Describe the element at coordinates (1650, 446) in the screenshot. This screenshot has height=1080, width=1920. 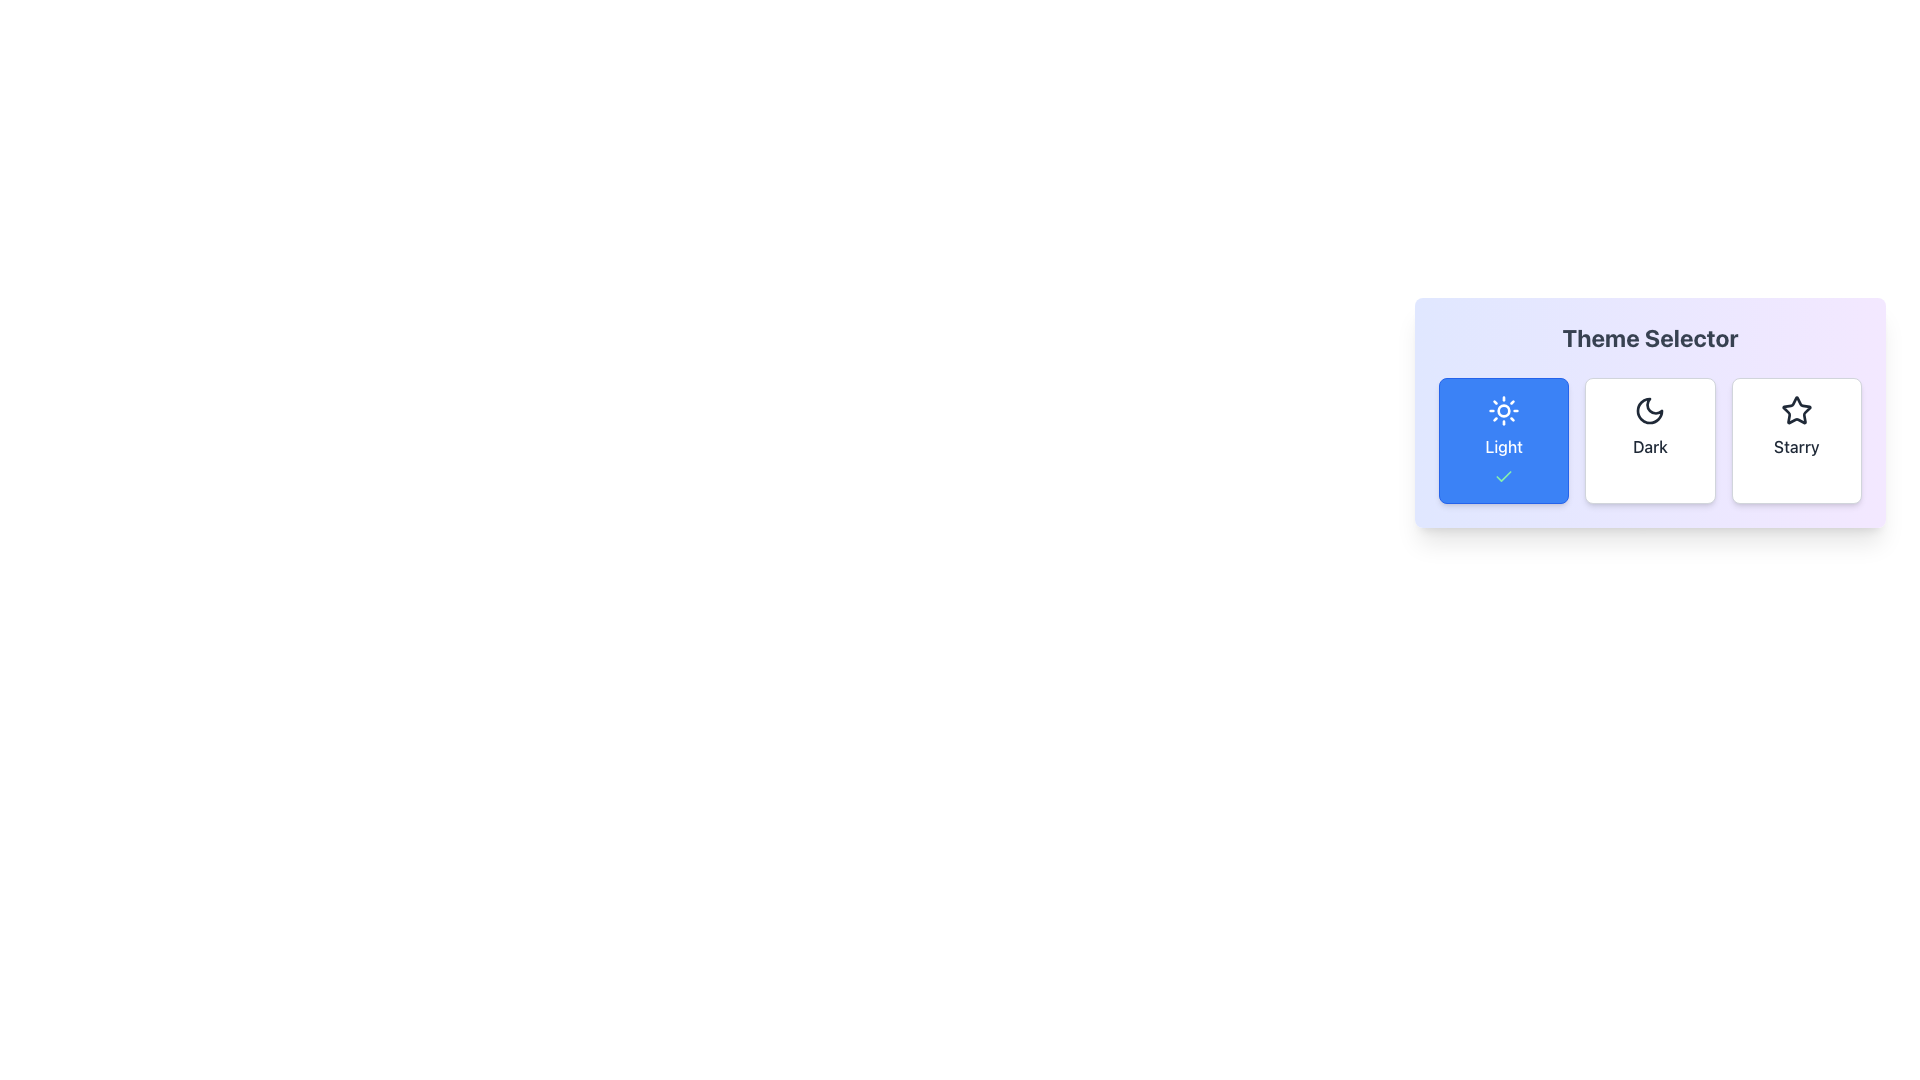
I see `text label for the dark mode option in the 'Theme Selector', which is the second choice from the left below the crescent moon icon` at that location.